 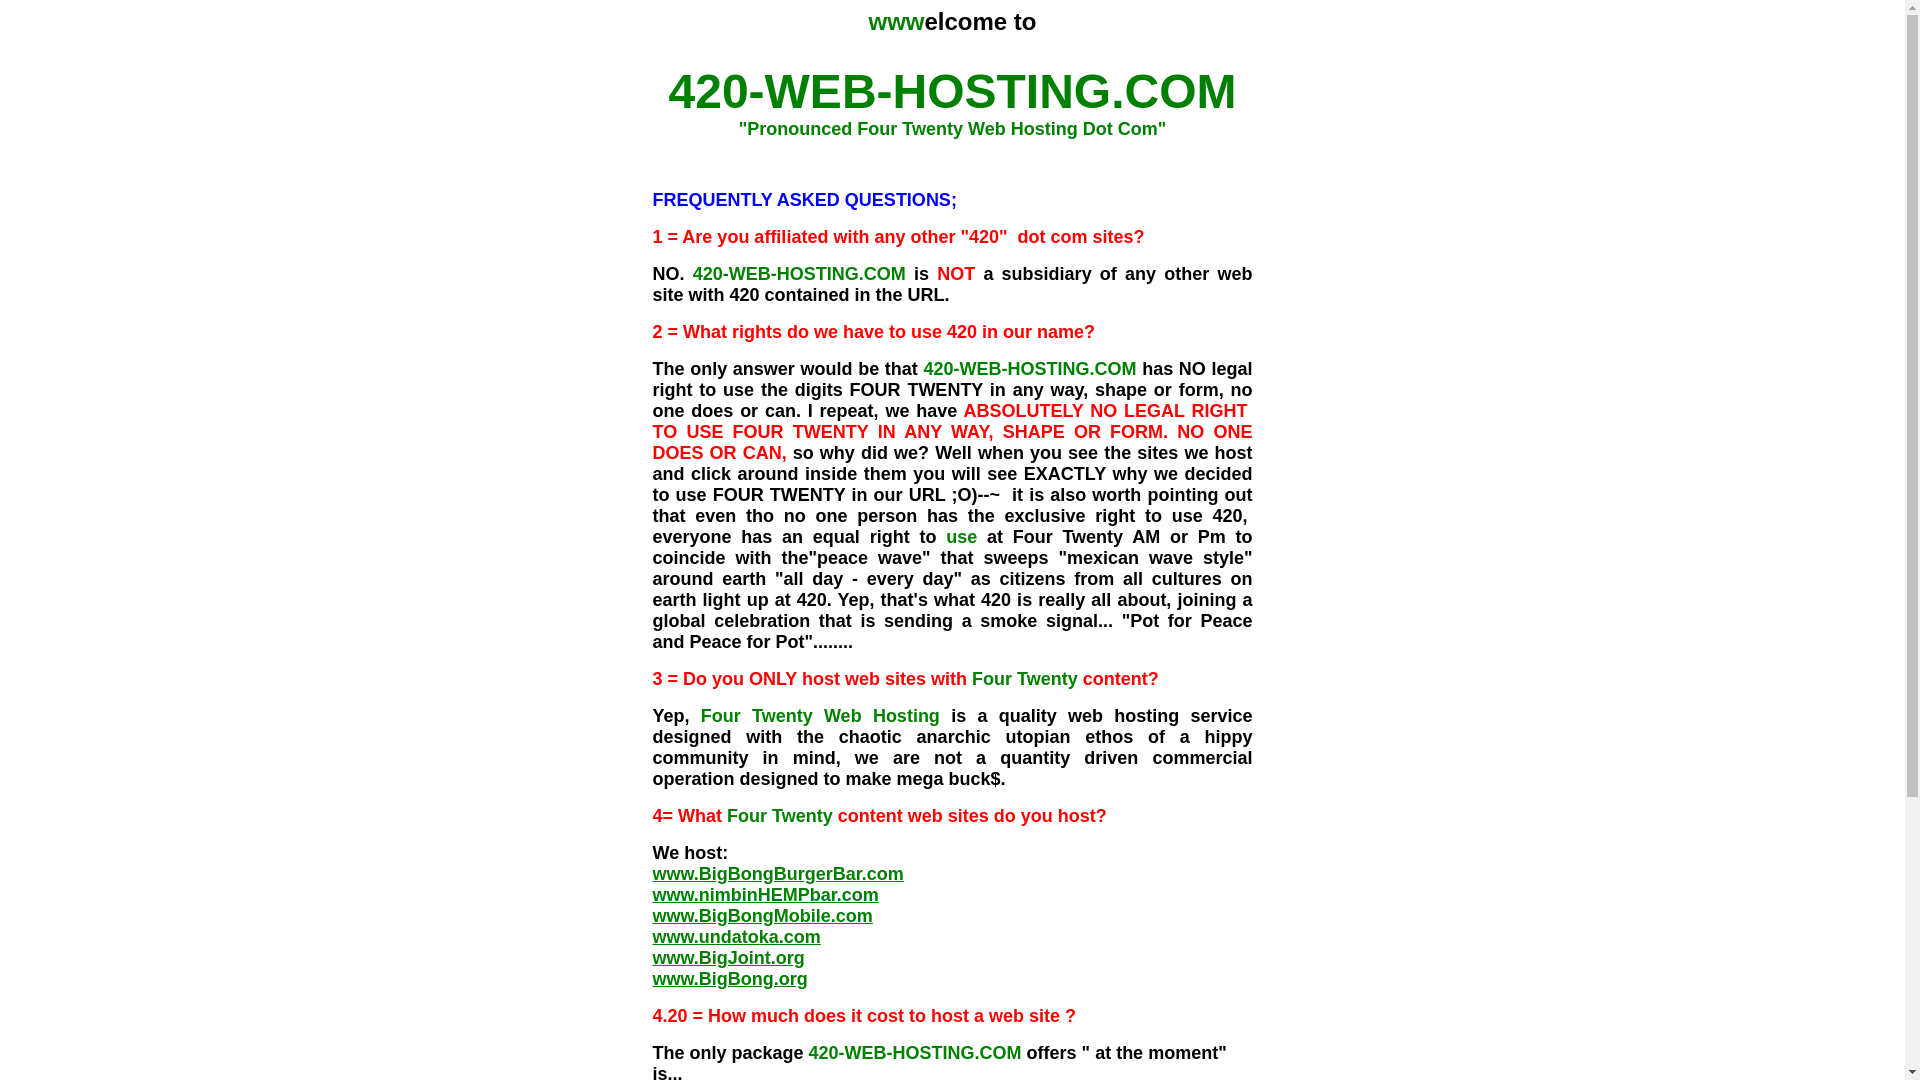 What do you see at coordinates (763, 893) in the screenshot?
I see `'www.nimbinHEMPbar.com'` at bounding box center [763, 893].